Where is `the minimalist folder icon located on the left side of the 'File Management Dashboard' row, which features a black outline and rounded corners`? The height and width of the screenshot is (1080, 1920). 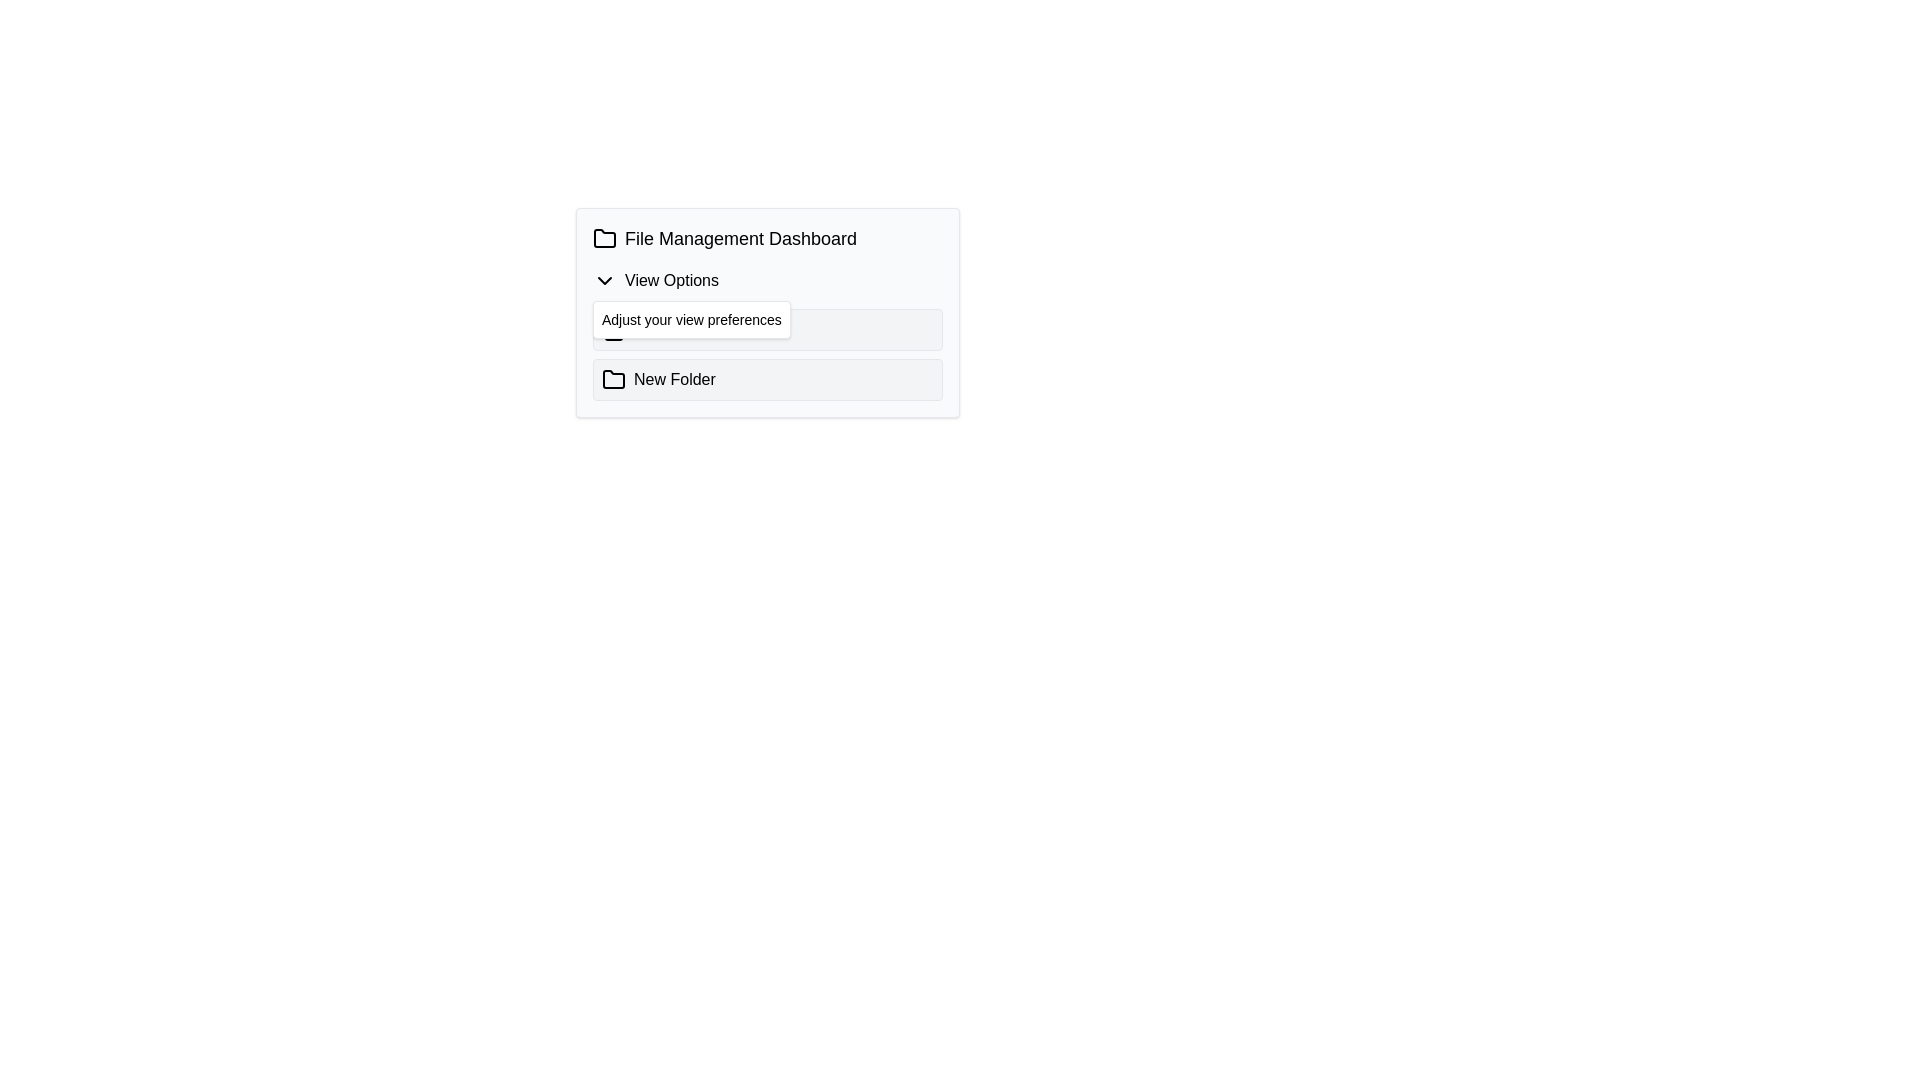 the minimalist folder icon located on the left side of the 'File Management Dashboard' row, which features a black outline and rounded corners is located at coordinates (603, 238).